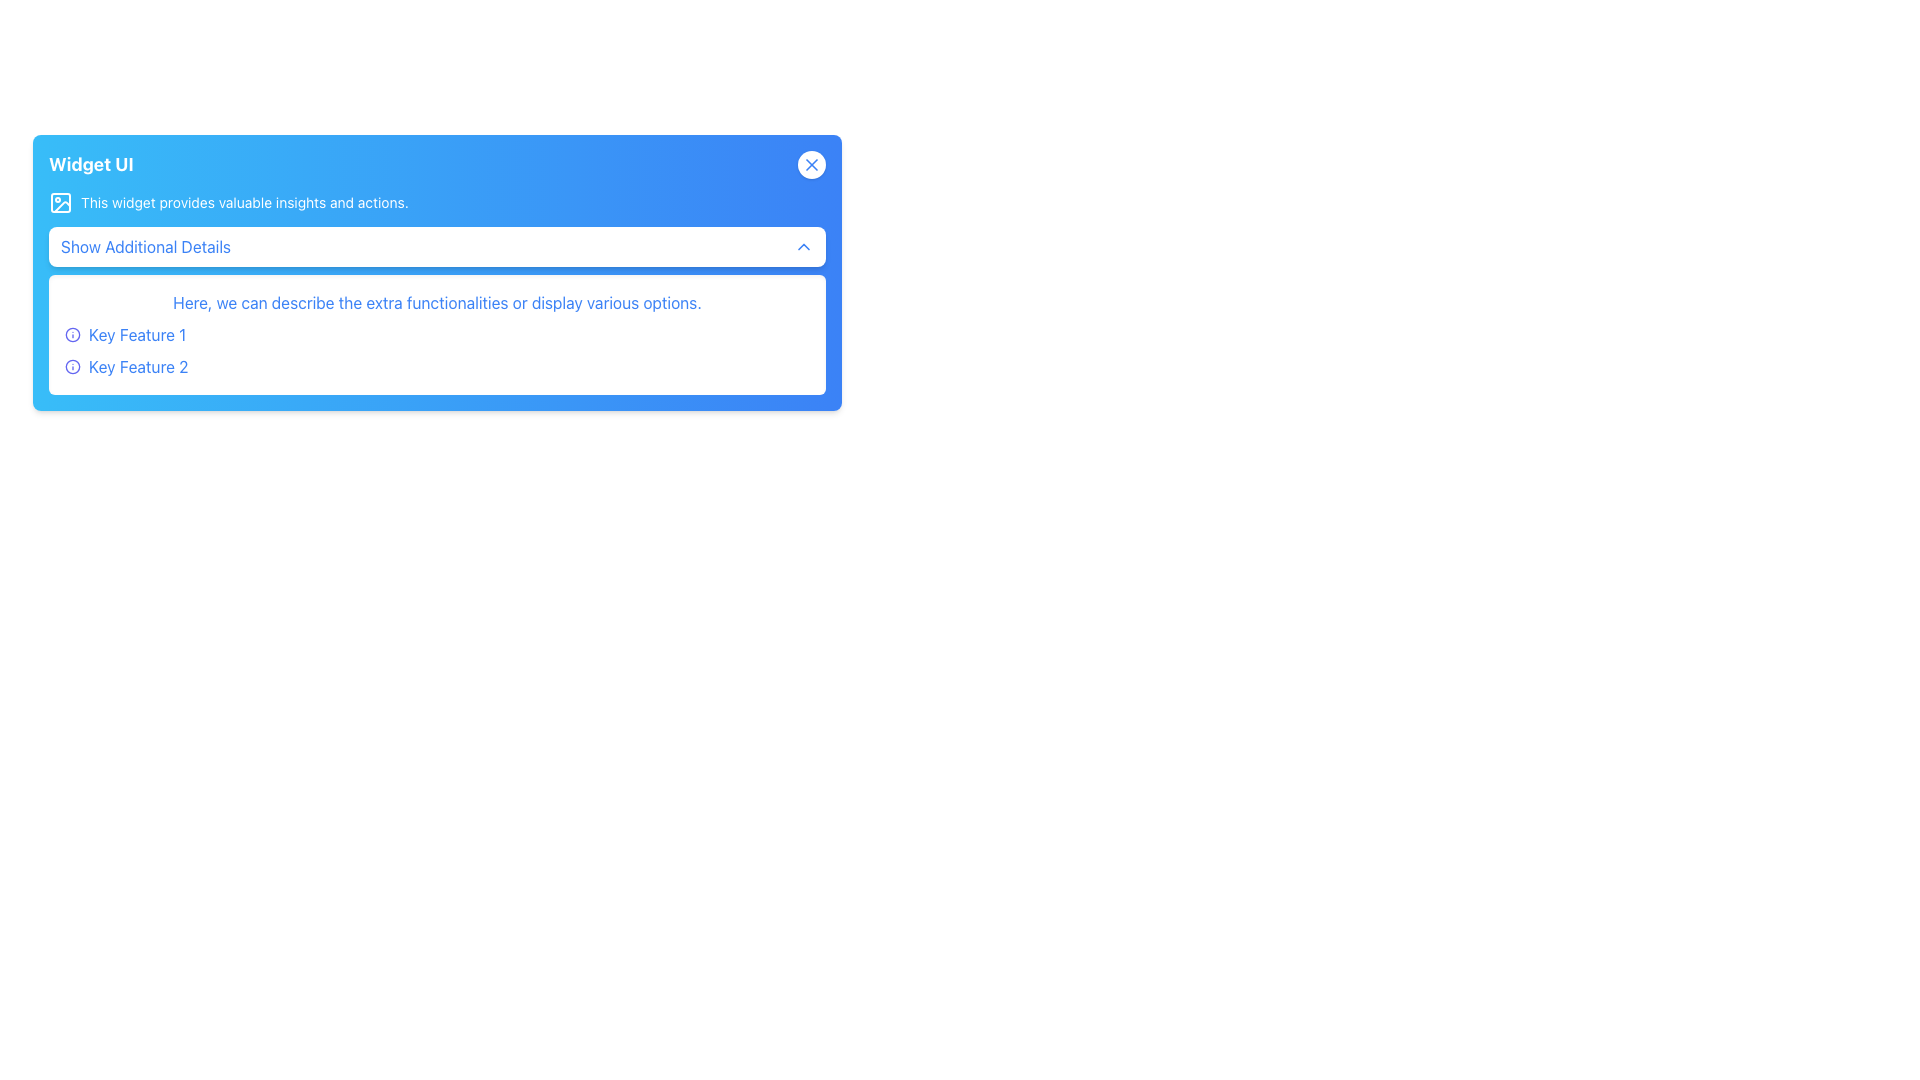 The height and width of the screenshot is (1080, 1920). What do you see at coordinates (811, 164) in the screenshot?
I see `the dismiss button, which is a small blue 'X' icon inside a circular white background located in the top-right corner of a blue card interface` at bounding box center [811, 164].